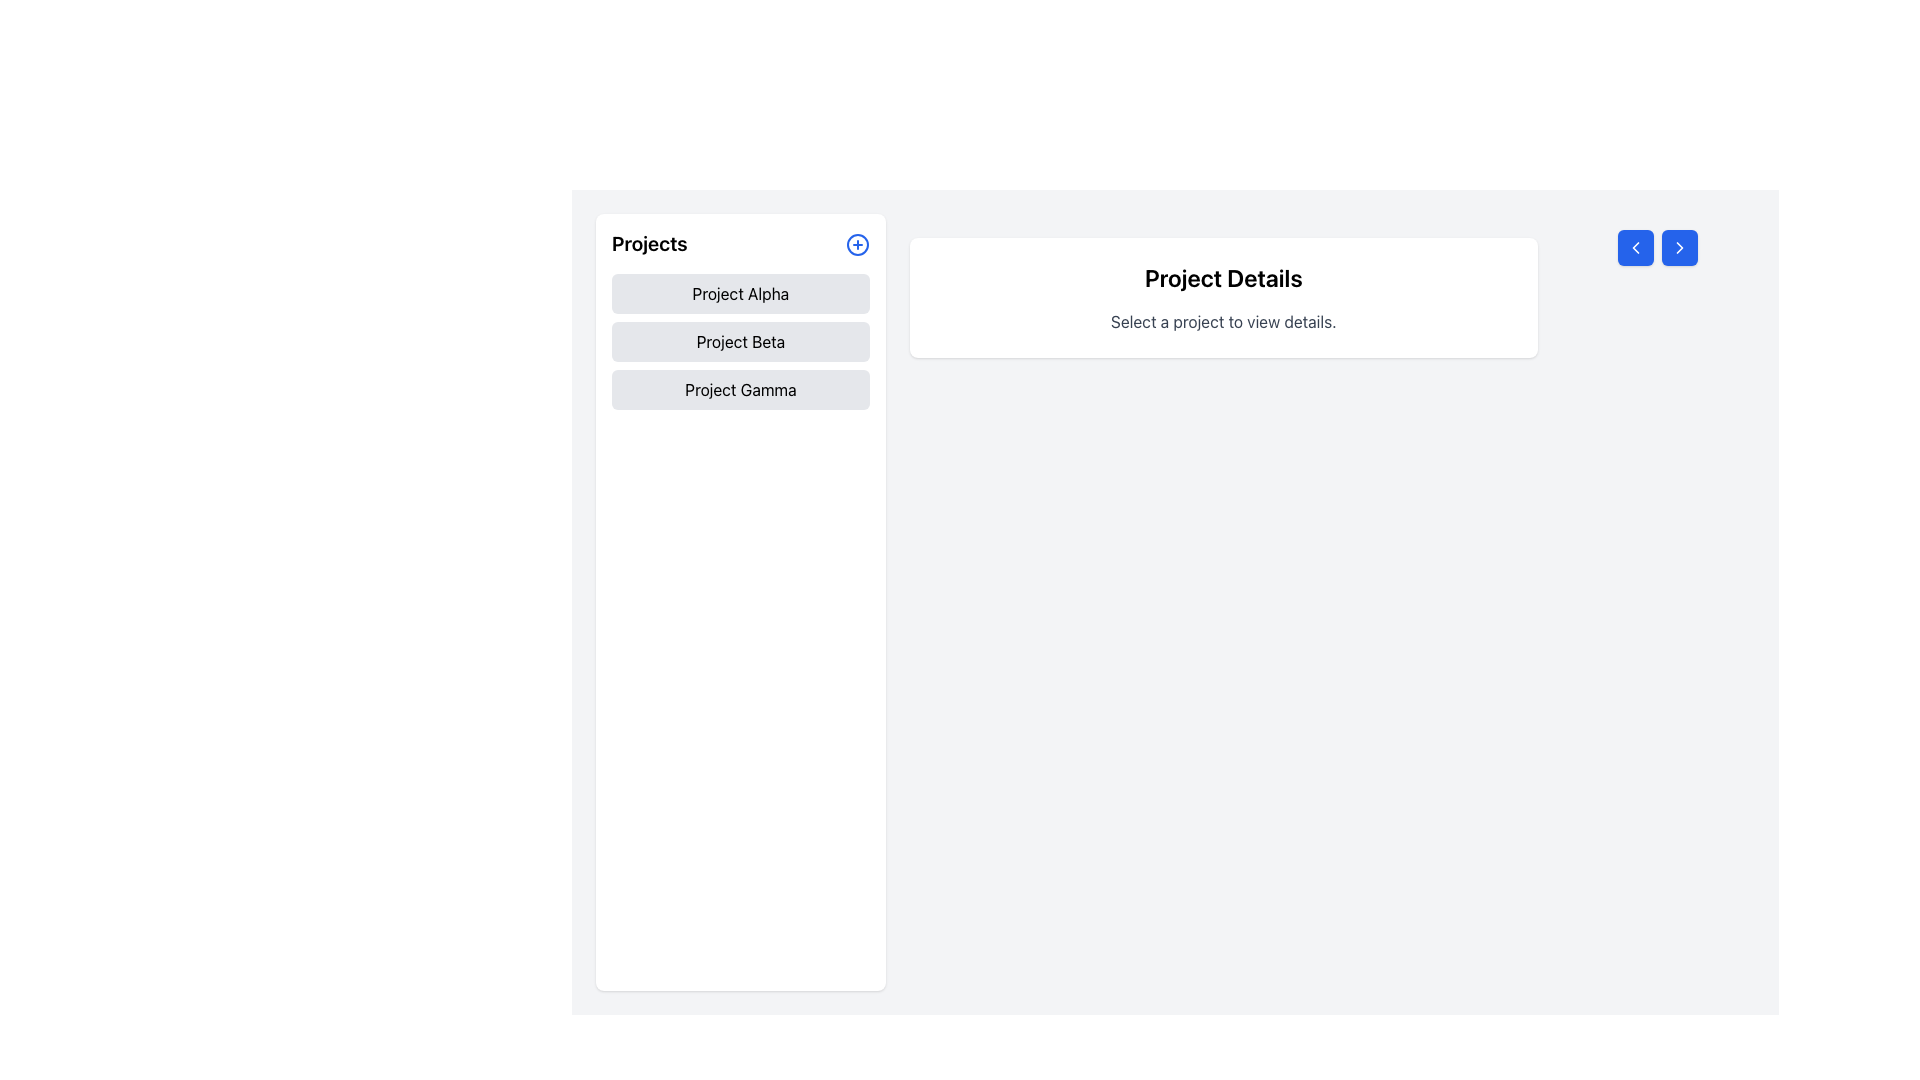 Image resolution: width=1920 pixels, height=1080 pixels. I want to click on the circular add button with a blue outline located to the right of the 'Projects' label in the sidebar header to initiate a project addition, so click(857, 242).